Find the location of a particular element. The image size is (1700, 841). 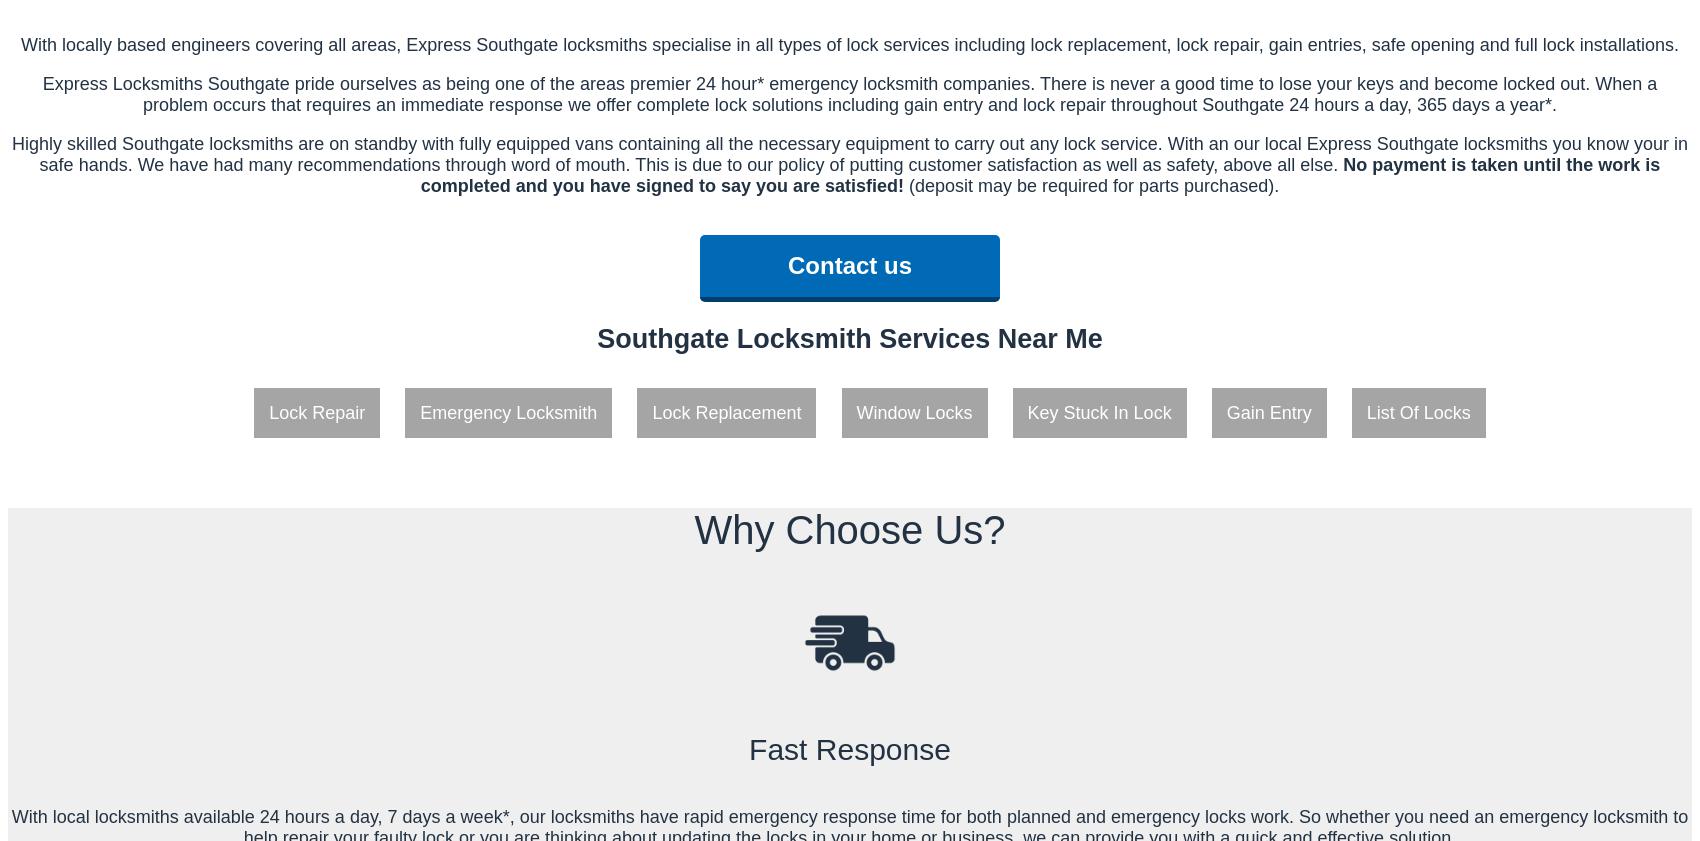

'Fast Response' is located at coordinates (848, 748).